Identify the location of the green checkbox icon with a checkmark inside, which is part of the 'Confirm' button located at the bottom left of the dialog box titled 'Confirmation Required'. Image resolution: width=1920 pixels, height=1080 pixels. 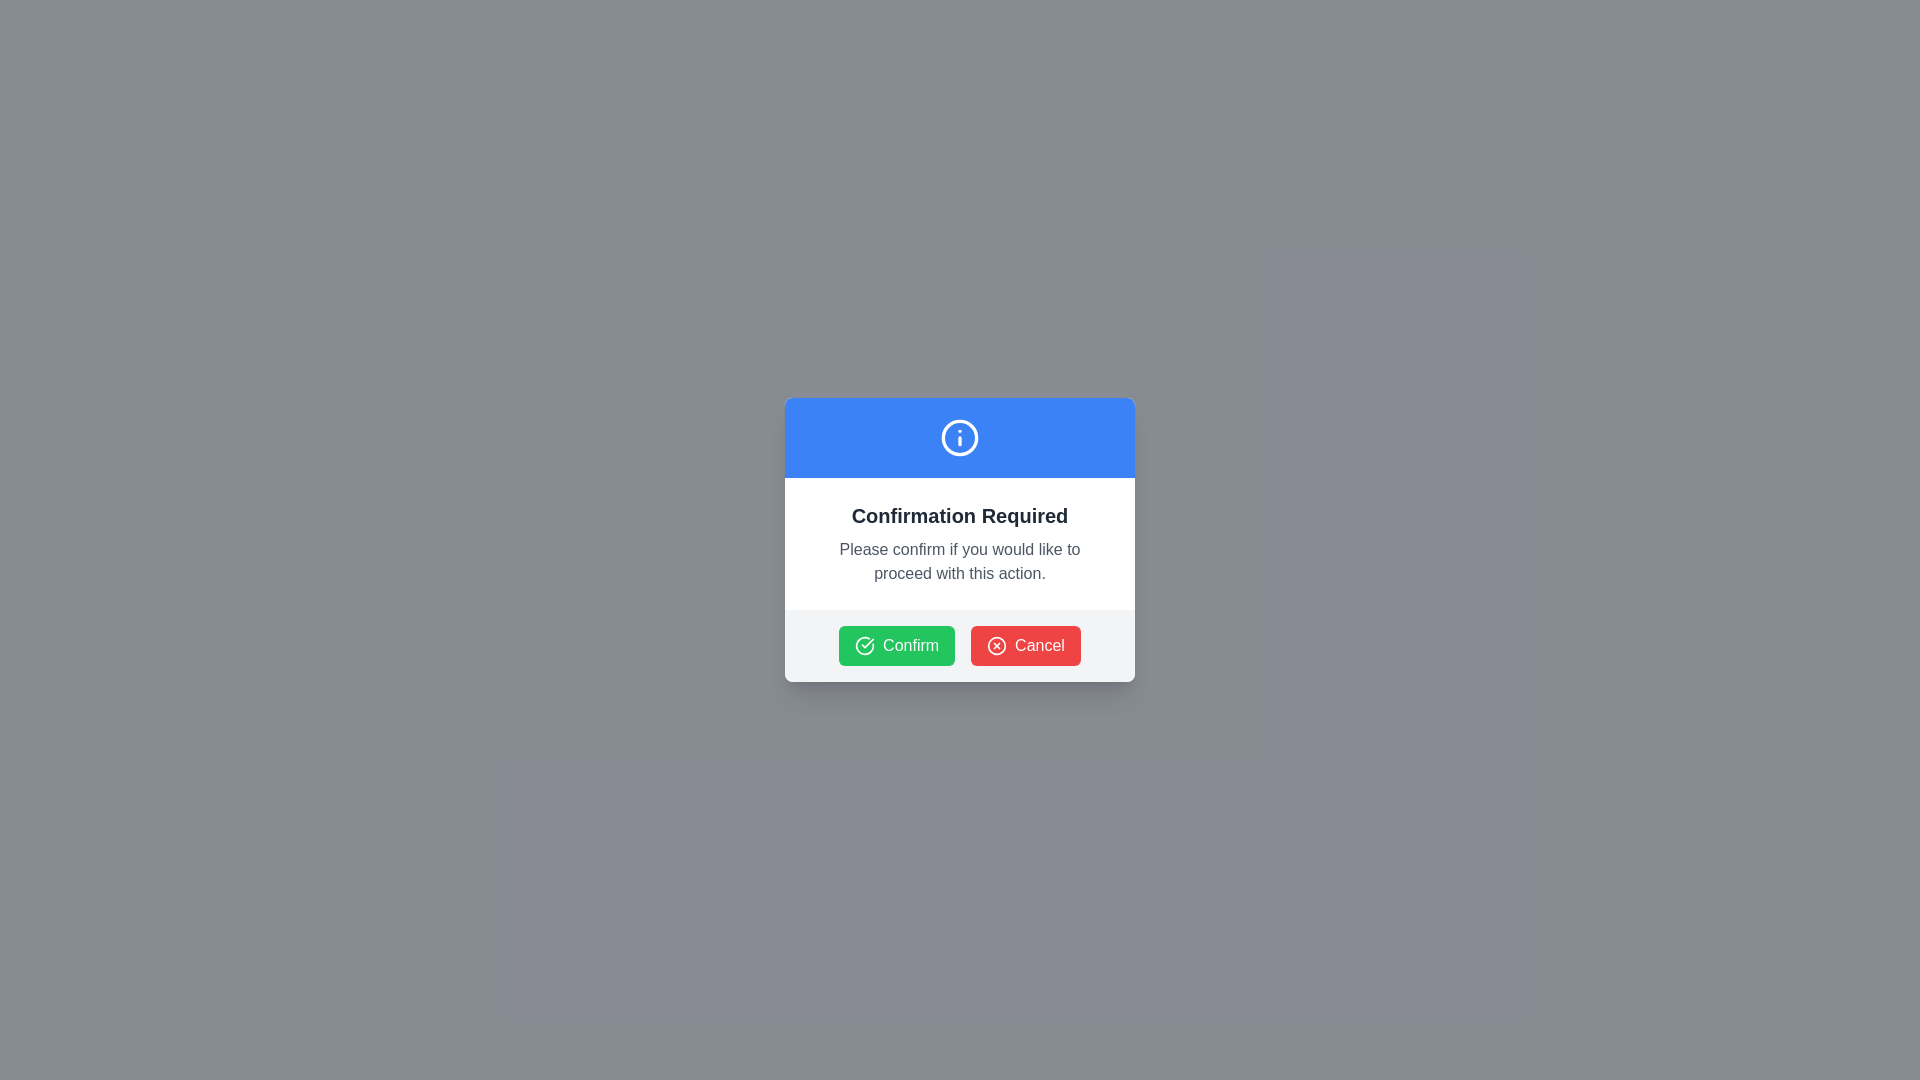
(865, 645).